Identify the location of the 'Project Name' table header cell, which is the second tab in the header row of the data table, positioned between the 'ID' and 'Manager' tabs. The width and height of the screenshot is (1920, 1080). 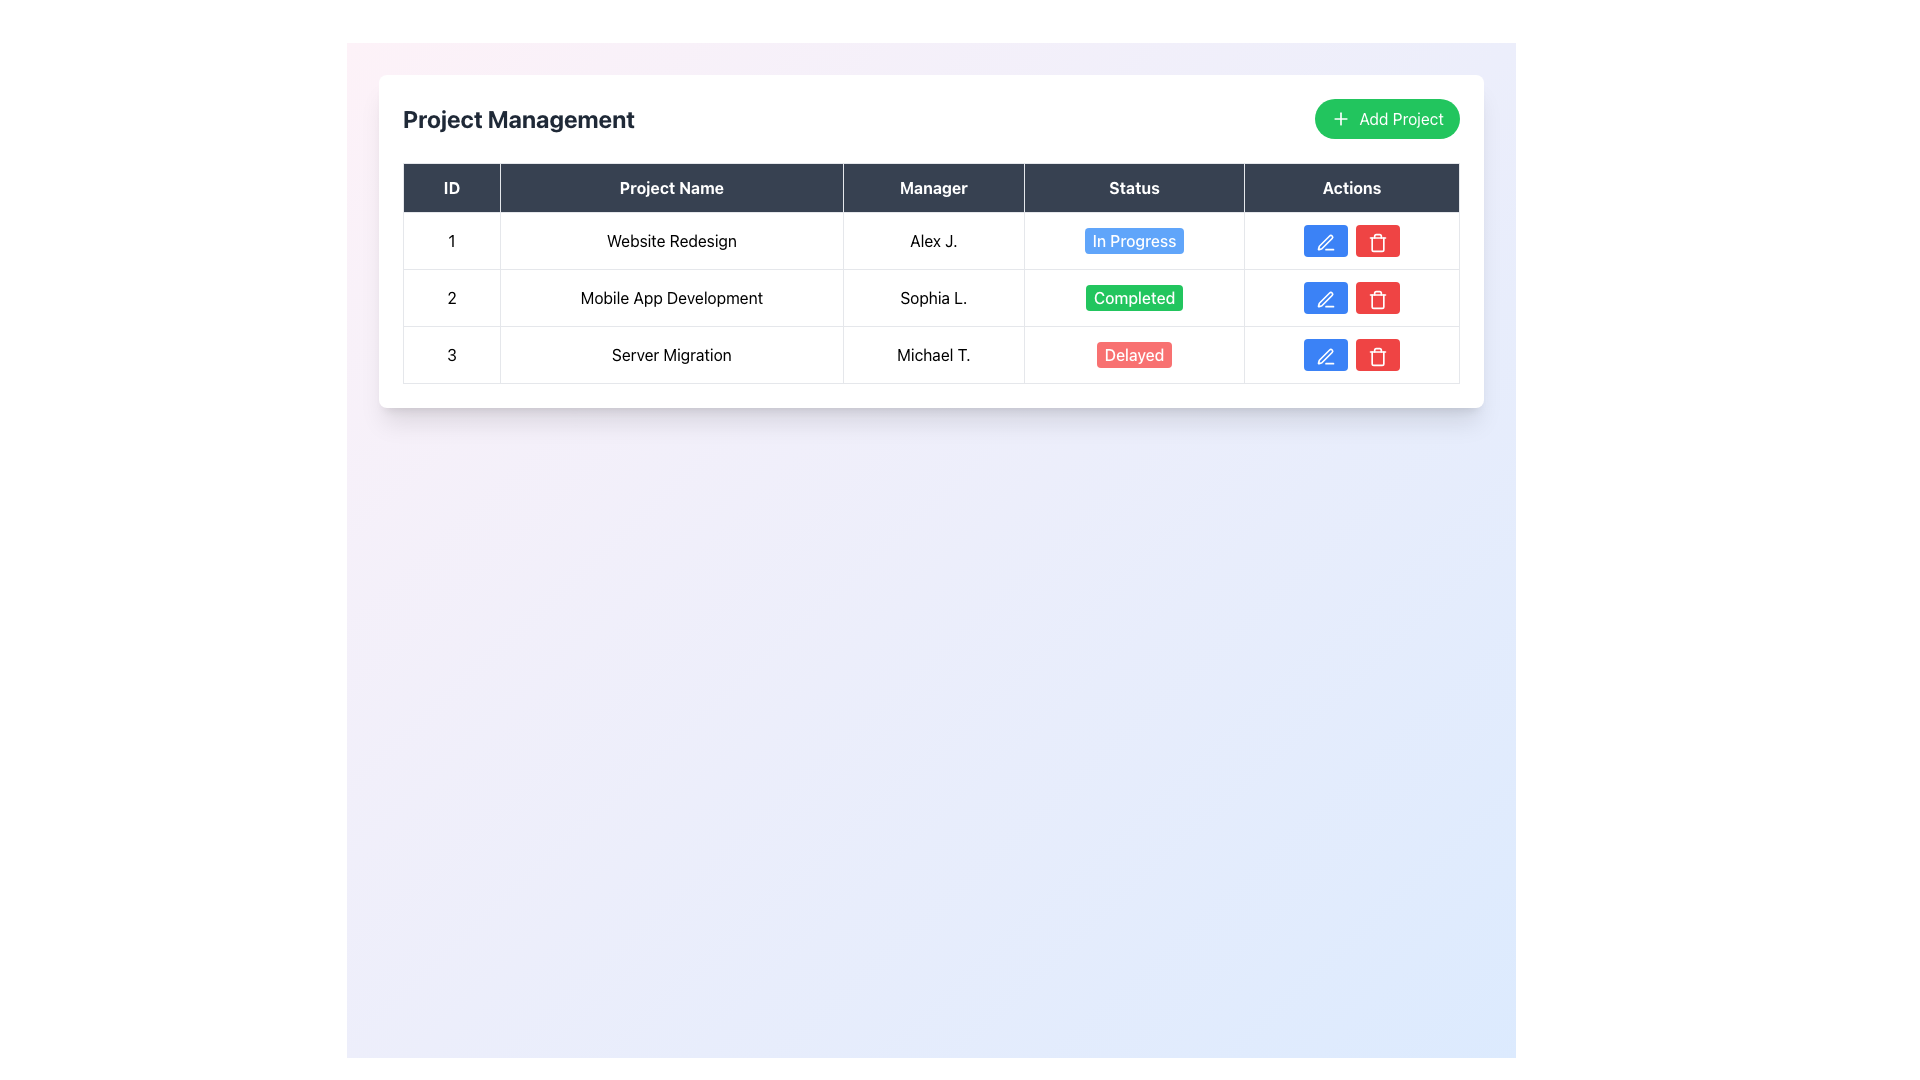
(671, 188).